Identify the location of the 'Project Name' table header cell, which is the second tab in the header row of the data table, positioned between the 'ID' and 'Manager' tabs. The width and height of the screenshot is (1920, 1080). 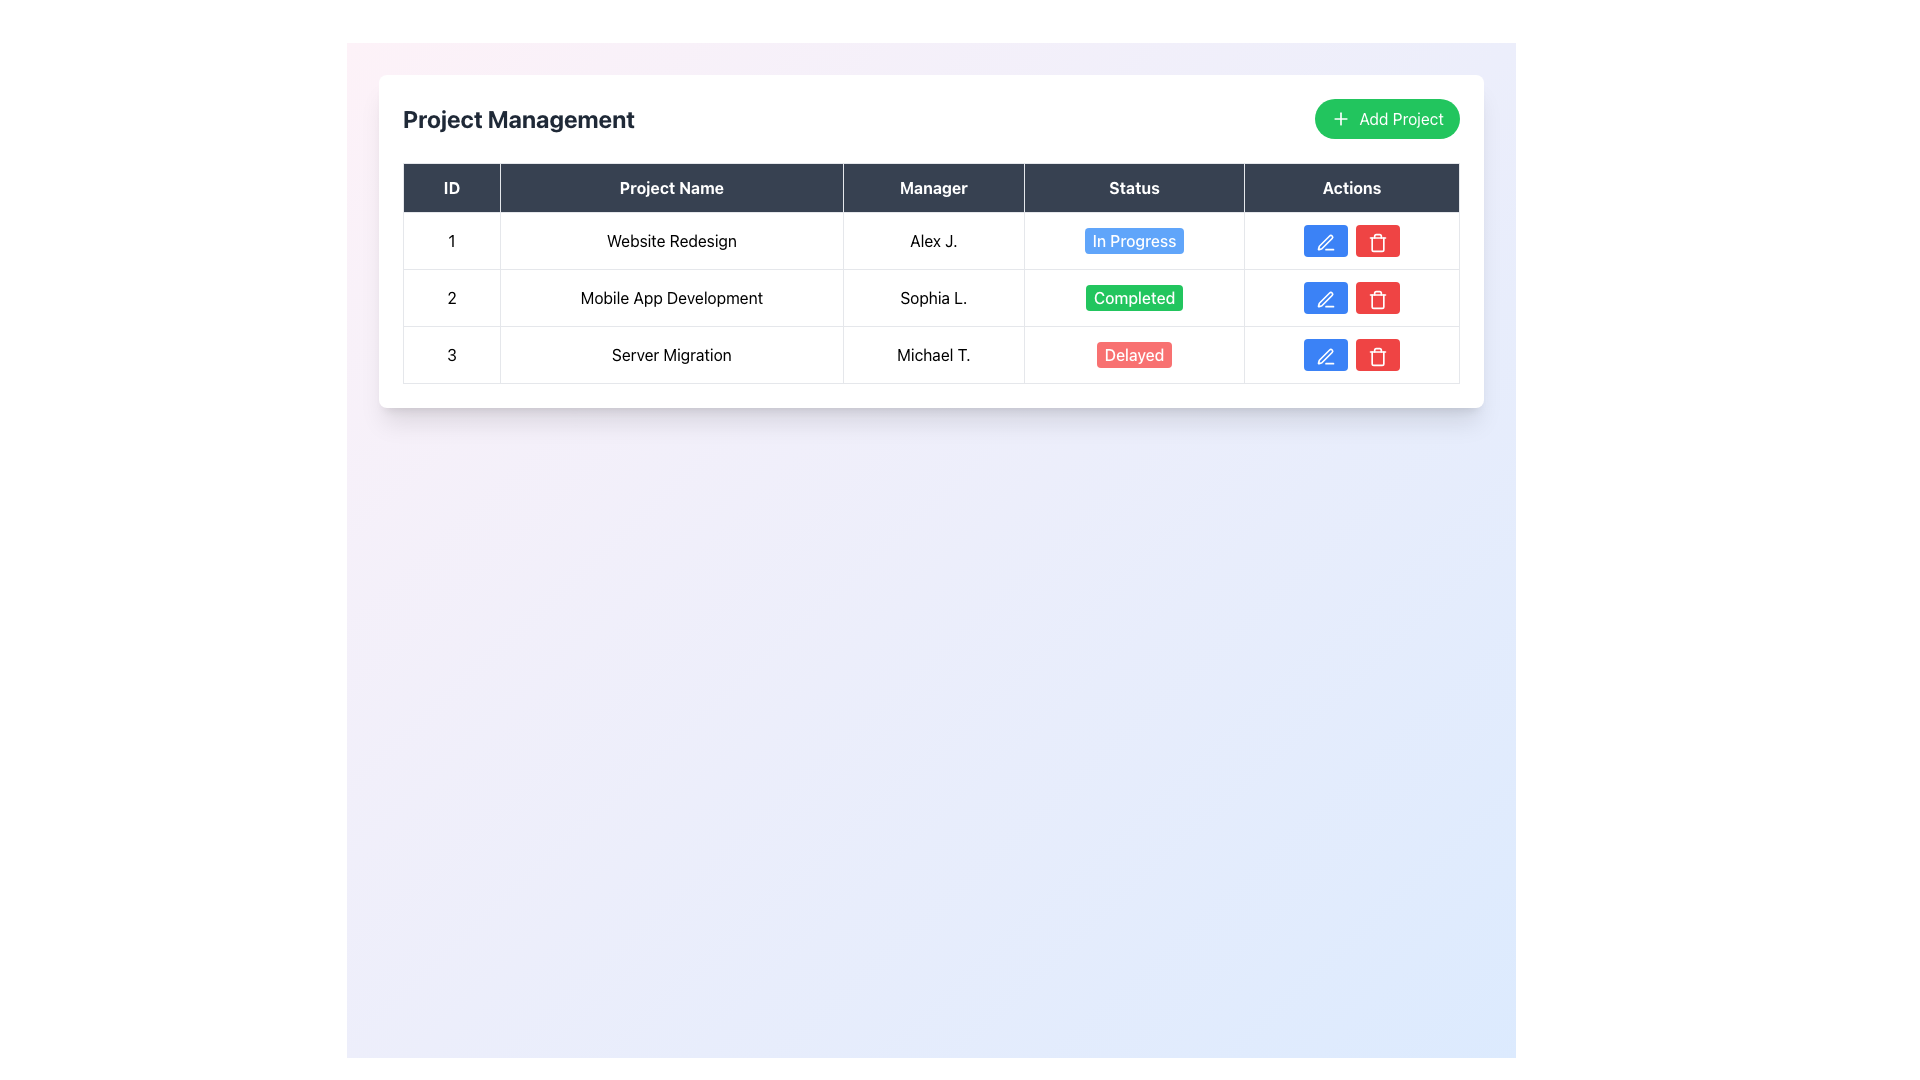
(671, 188).